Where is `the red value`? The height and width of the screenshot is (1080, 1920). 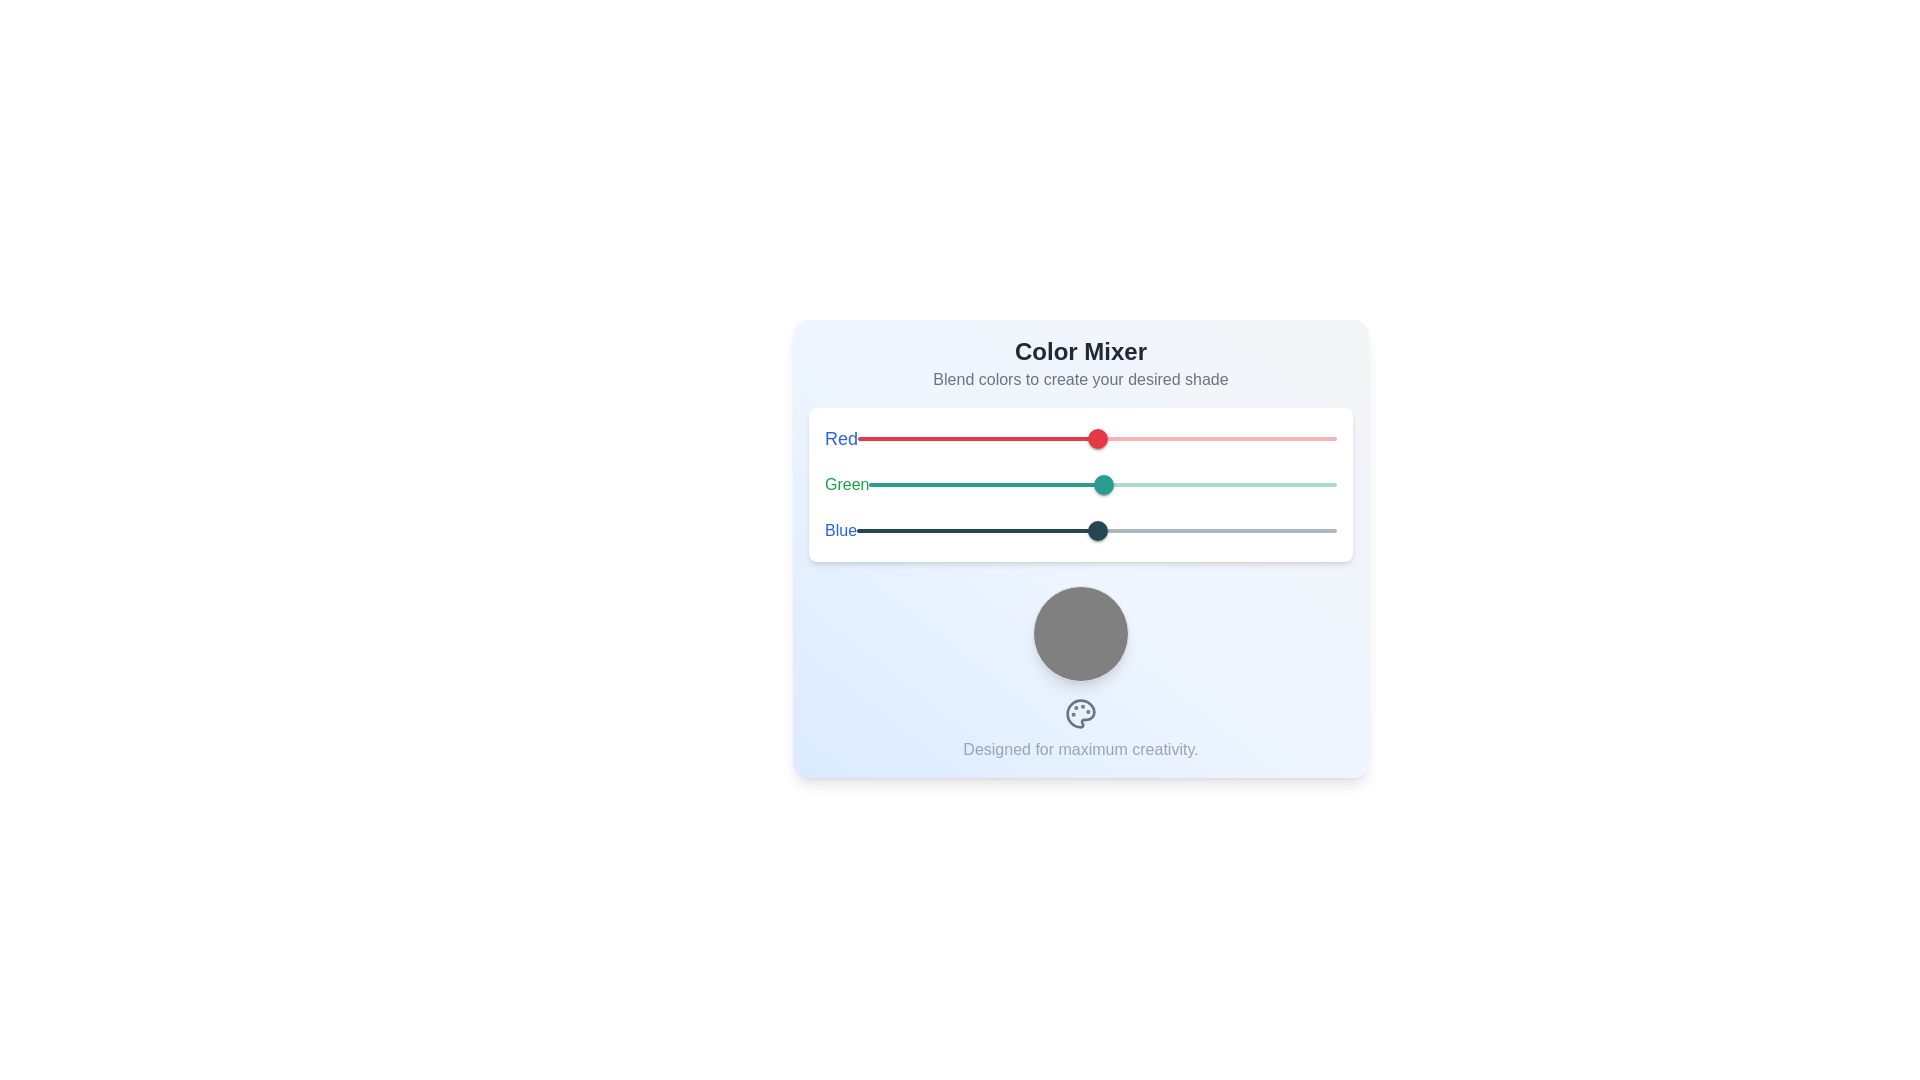
the red value is located at coordinates (1095, 438).